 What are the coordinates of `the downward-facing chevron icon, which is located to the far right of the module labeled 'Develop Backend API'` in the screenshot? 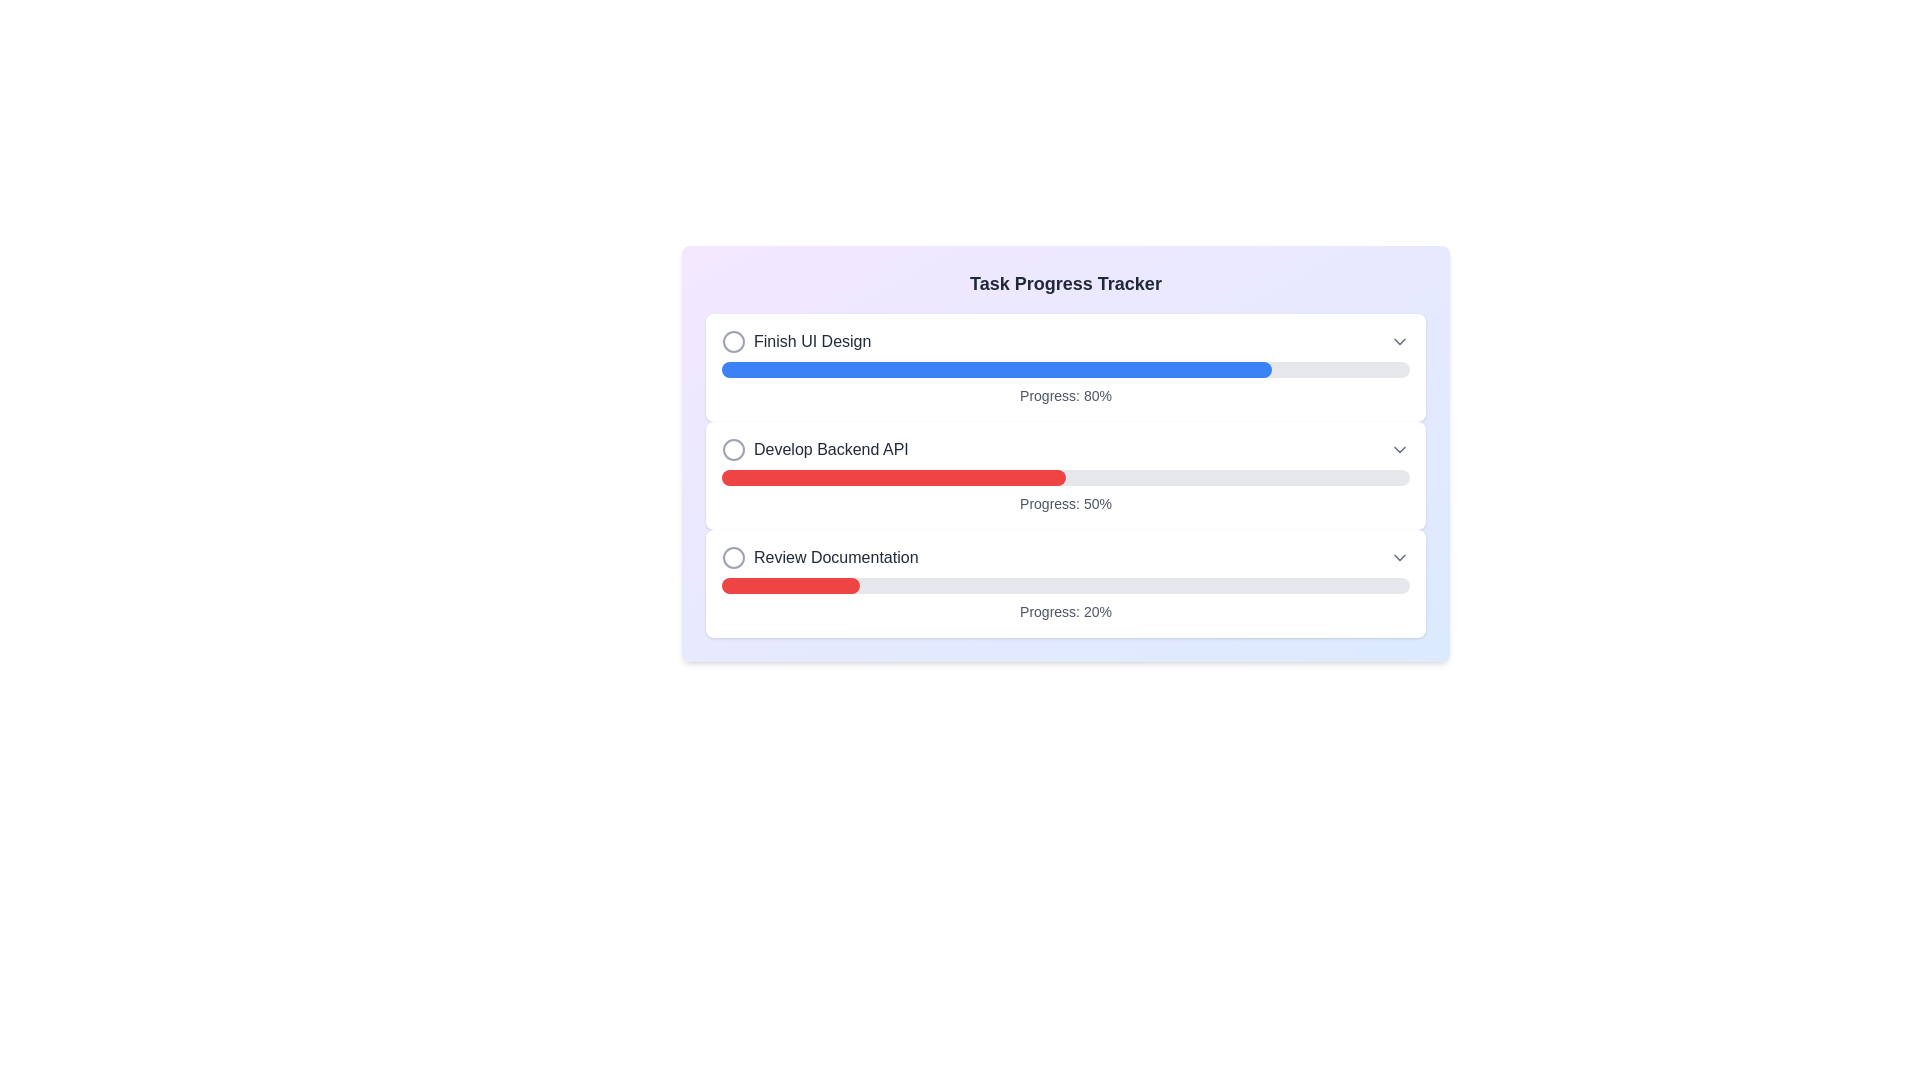 It's located at (1399, 450).